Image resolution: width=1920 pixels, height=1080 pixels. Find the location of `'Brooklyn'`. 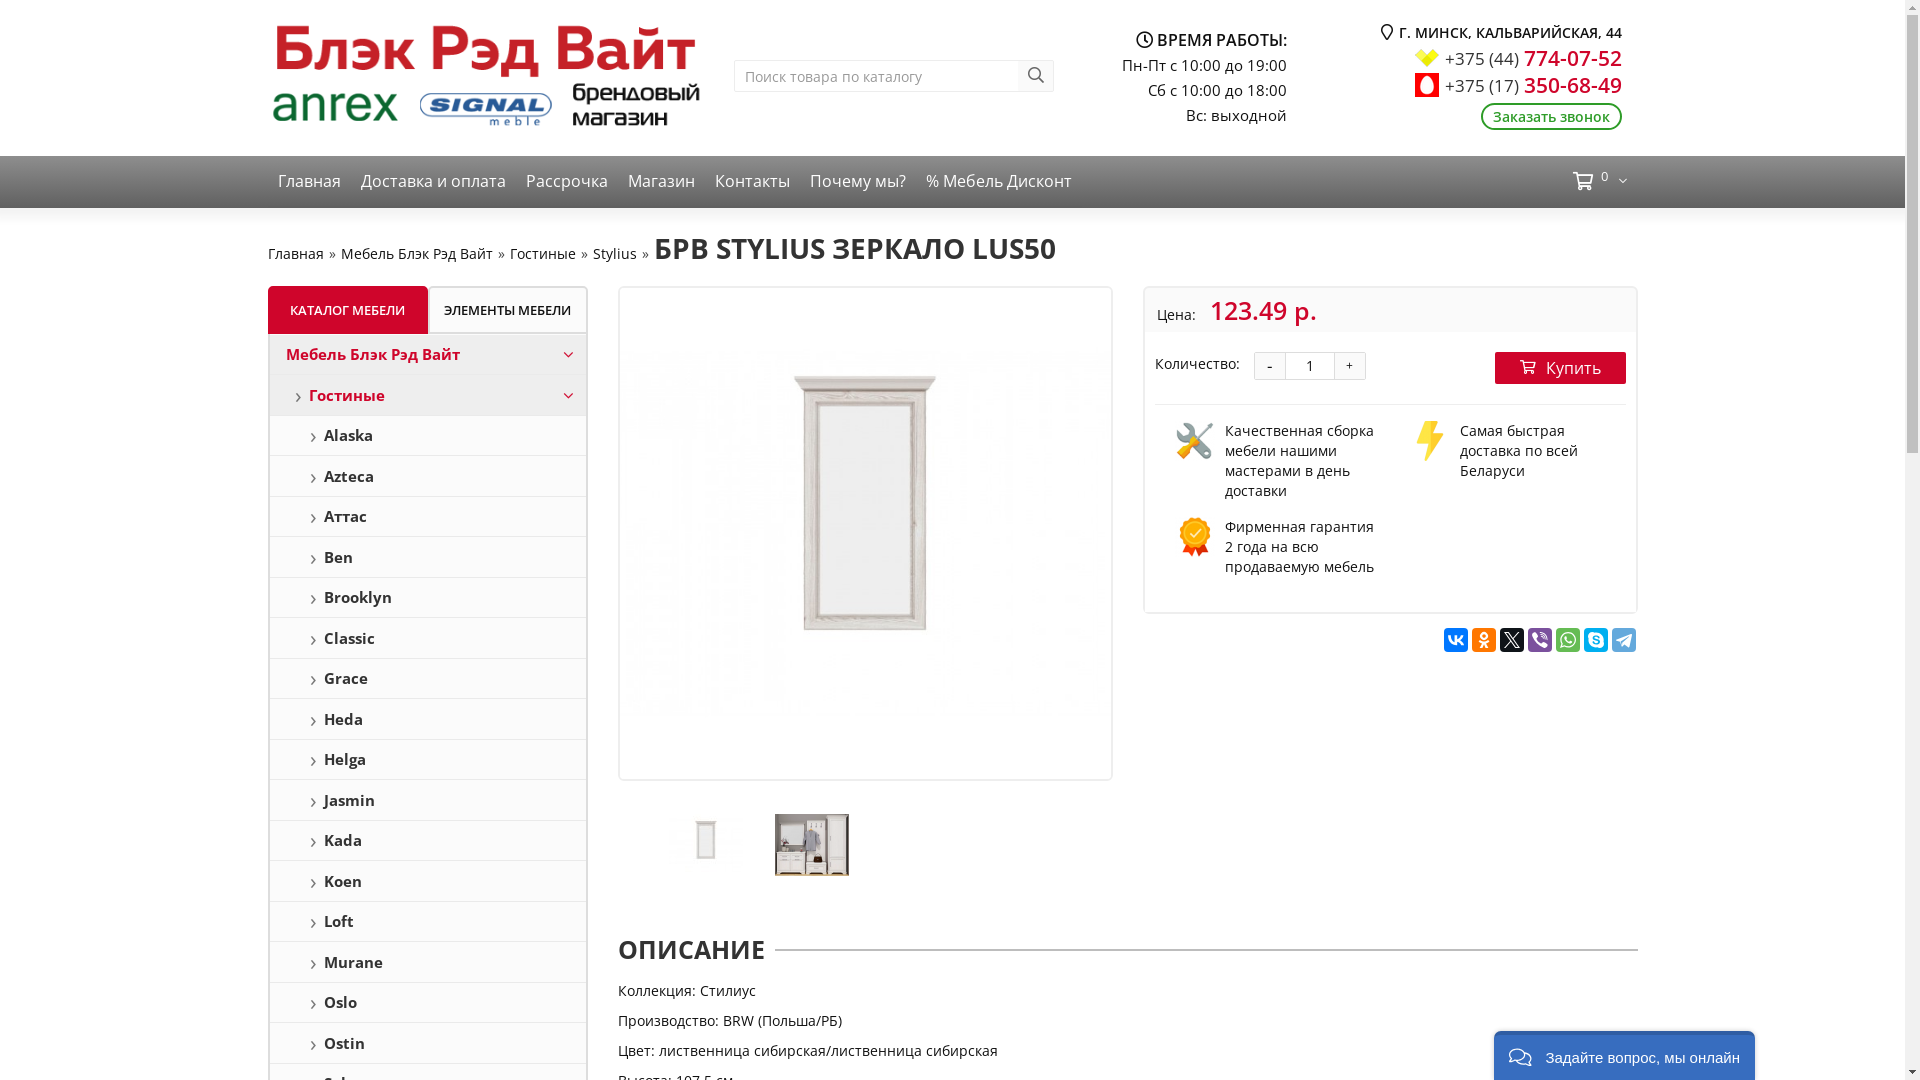

'Brooklyn' is located at coordinates (426, 596).